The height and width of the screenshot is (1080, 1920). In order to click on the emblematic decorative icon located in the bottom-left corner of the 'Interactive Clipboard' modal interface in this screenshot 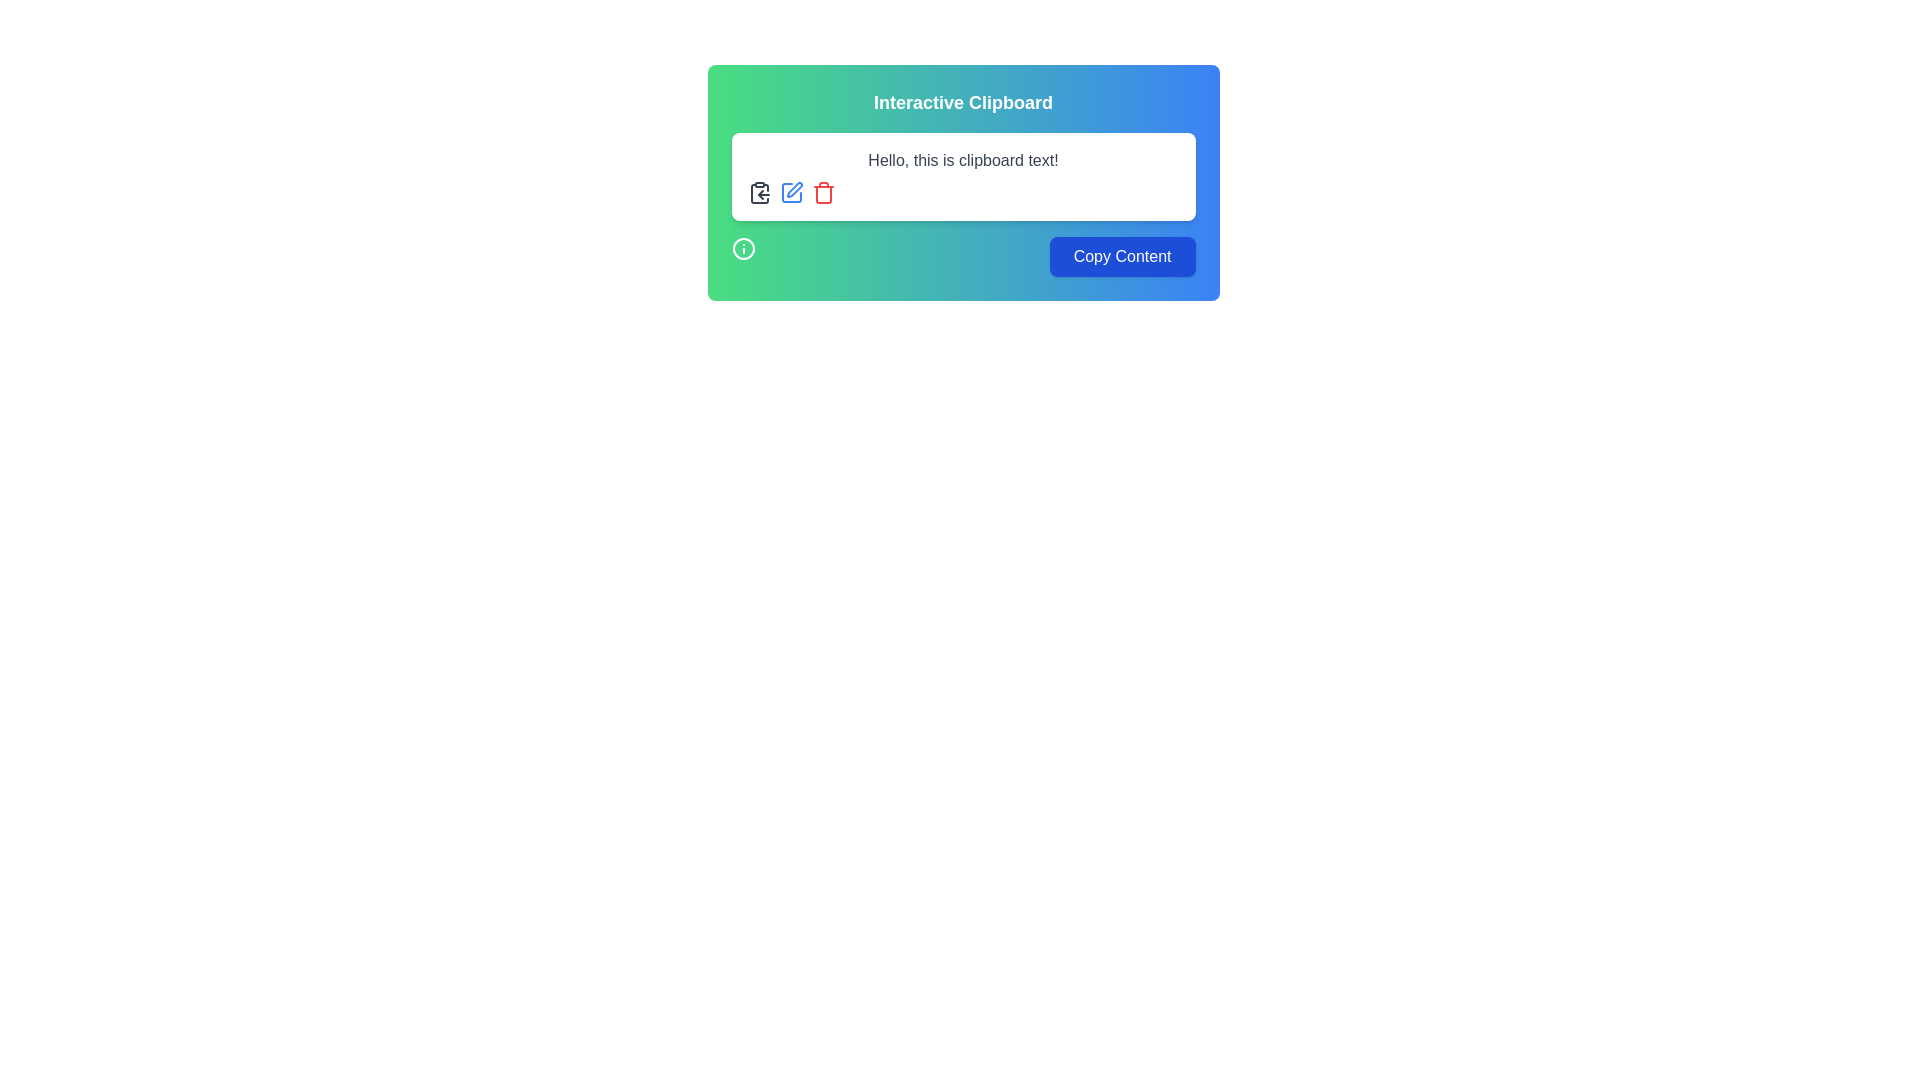, I will do `click(742, 248)`.